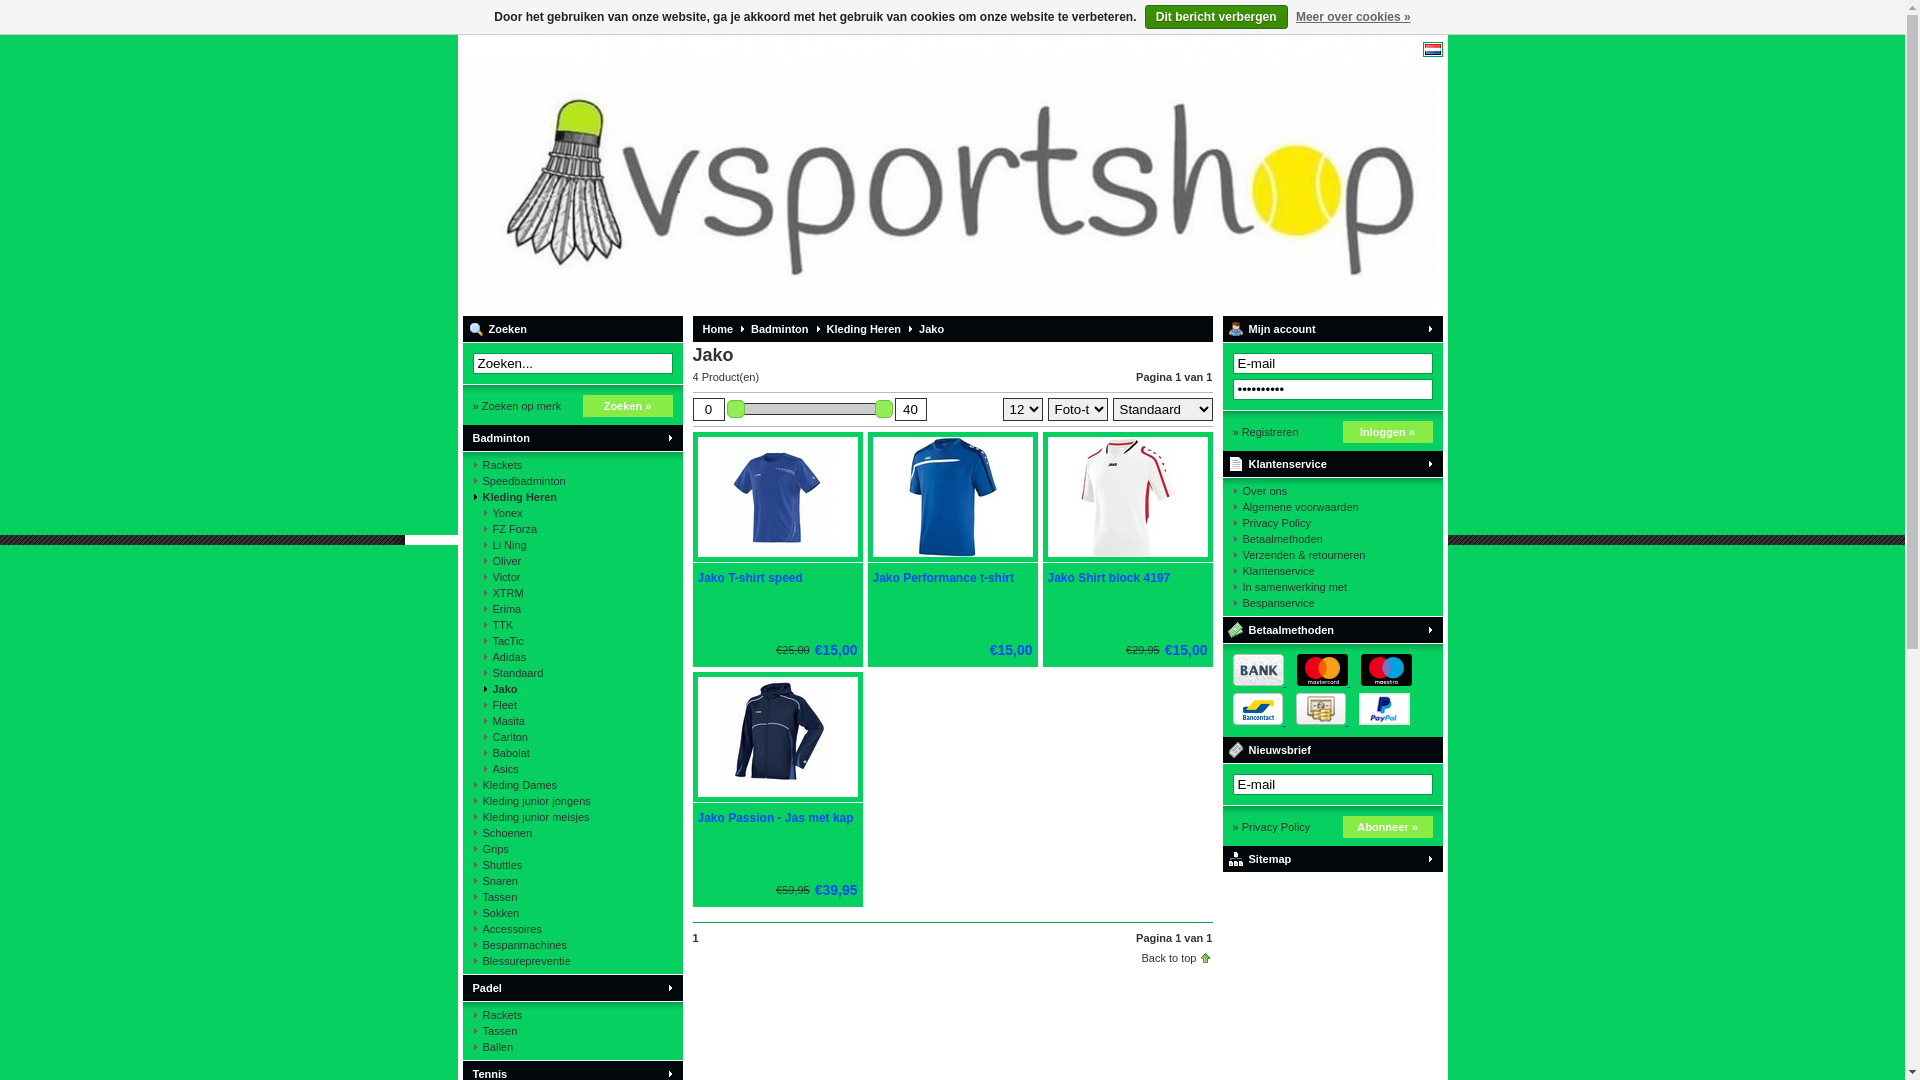 Image resolution: width=1920 pixels, height=1080 pixels. I want to click on 'Shuttles', so click(570, 863).